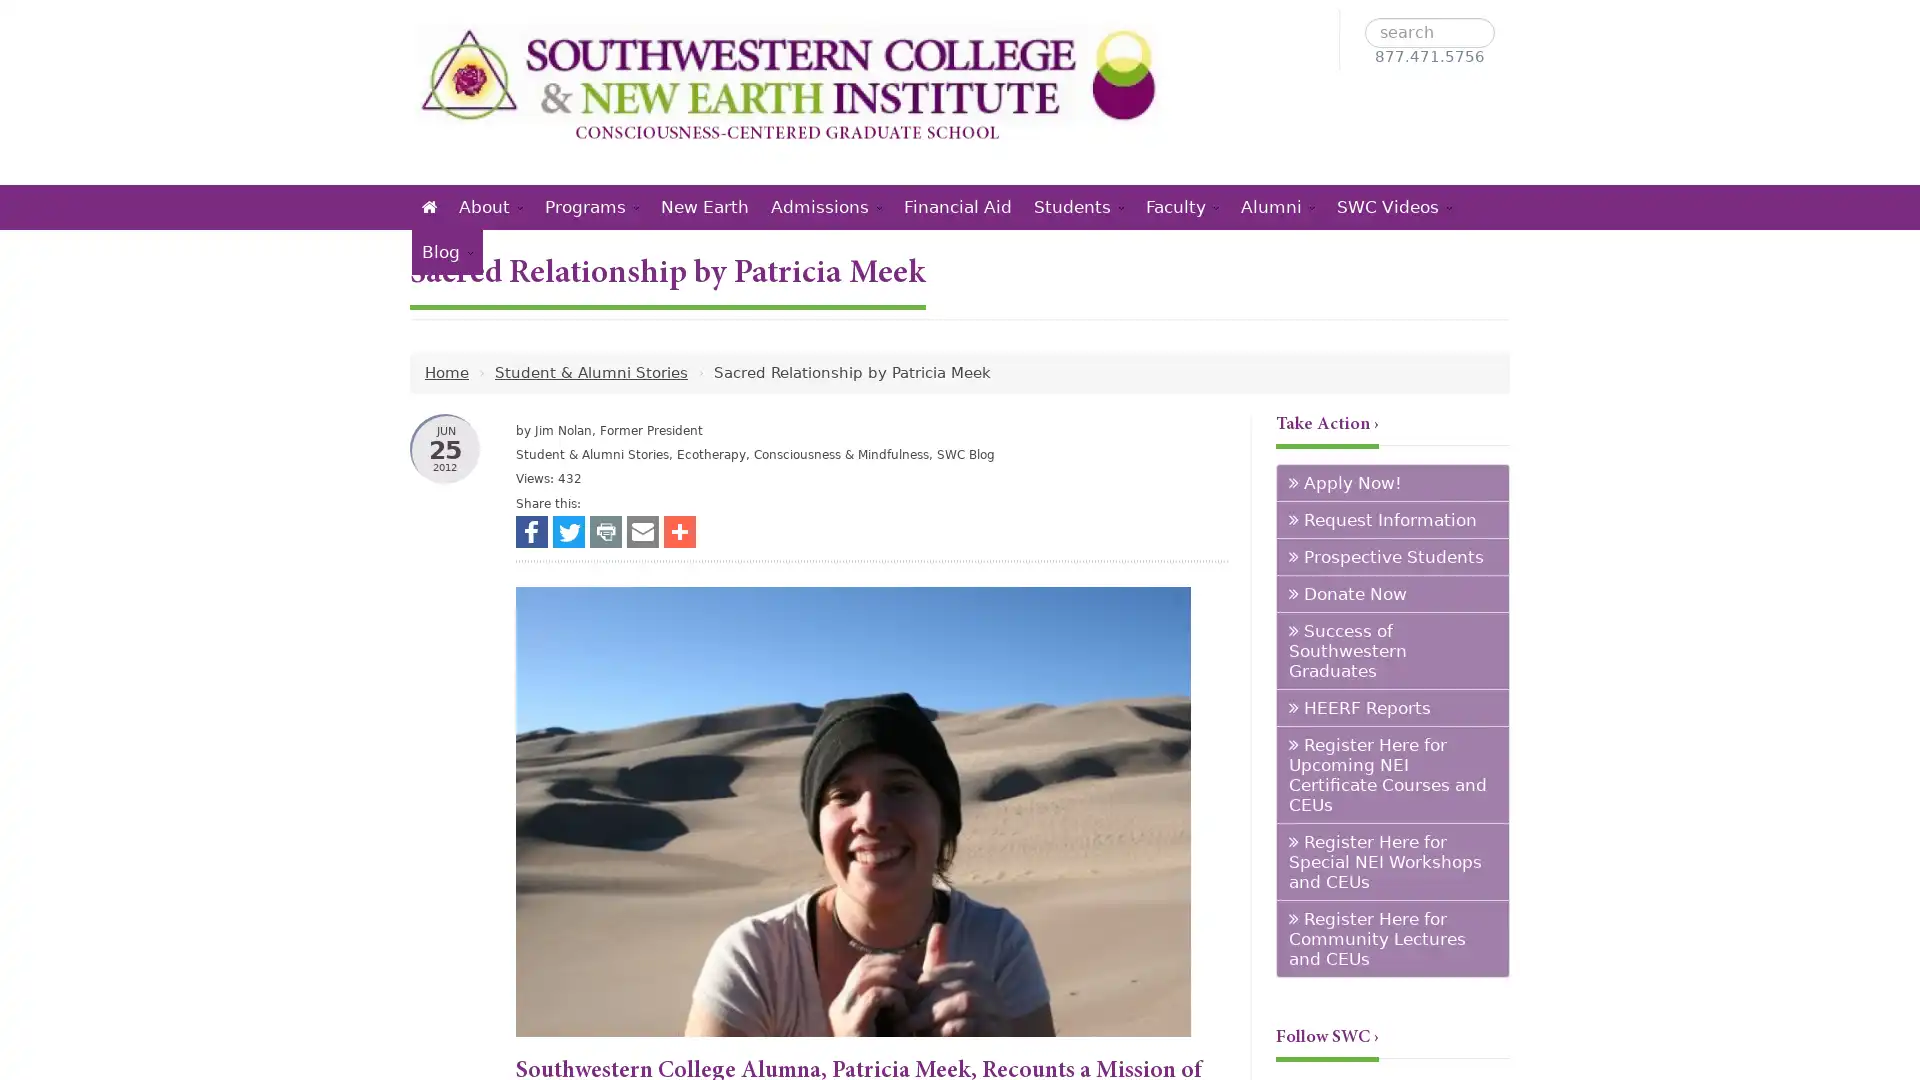  What do you see at coordinates (532, 530) in the screenshot?
I see `Share to Facebook` at bounding box center [532, 530].